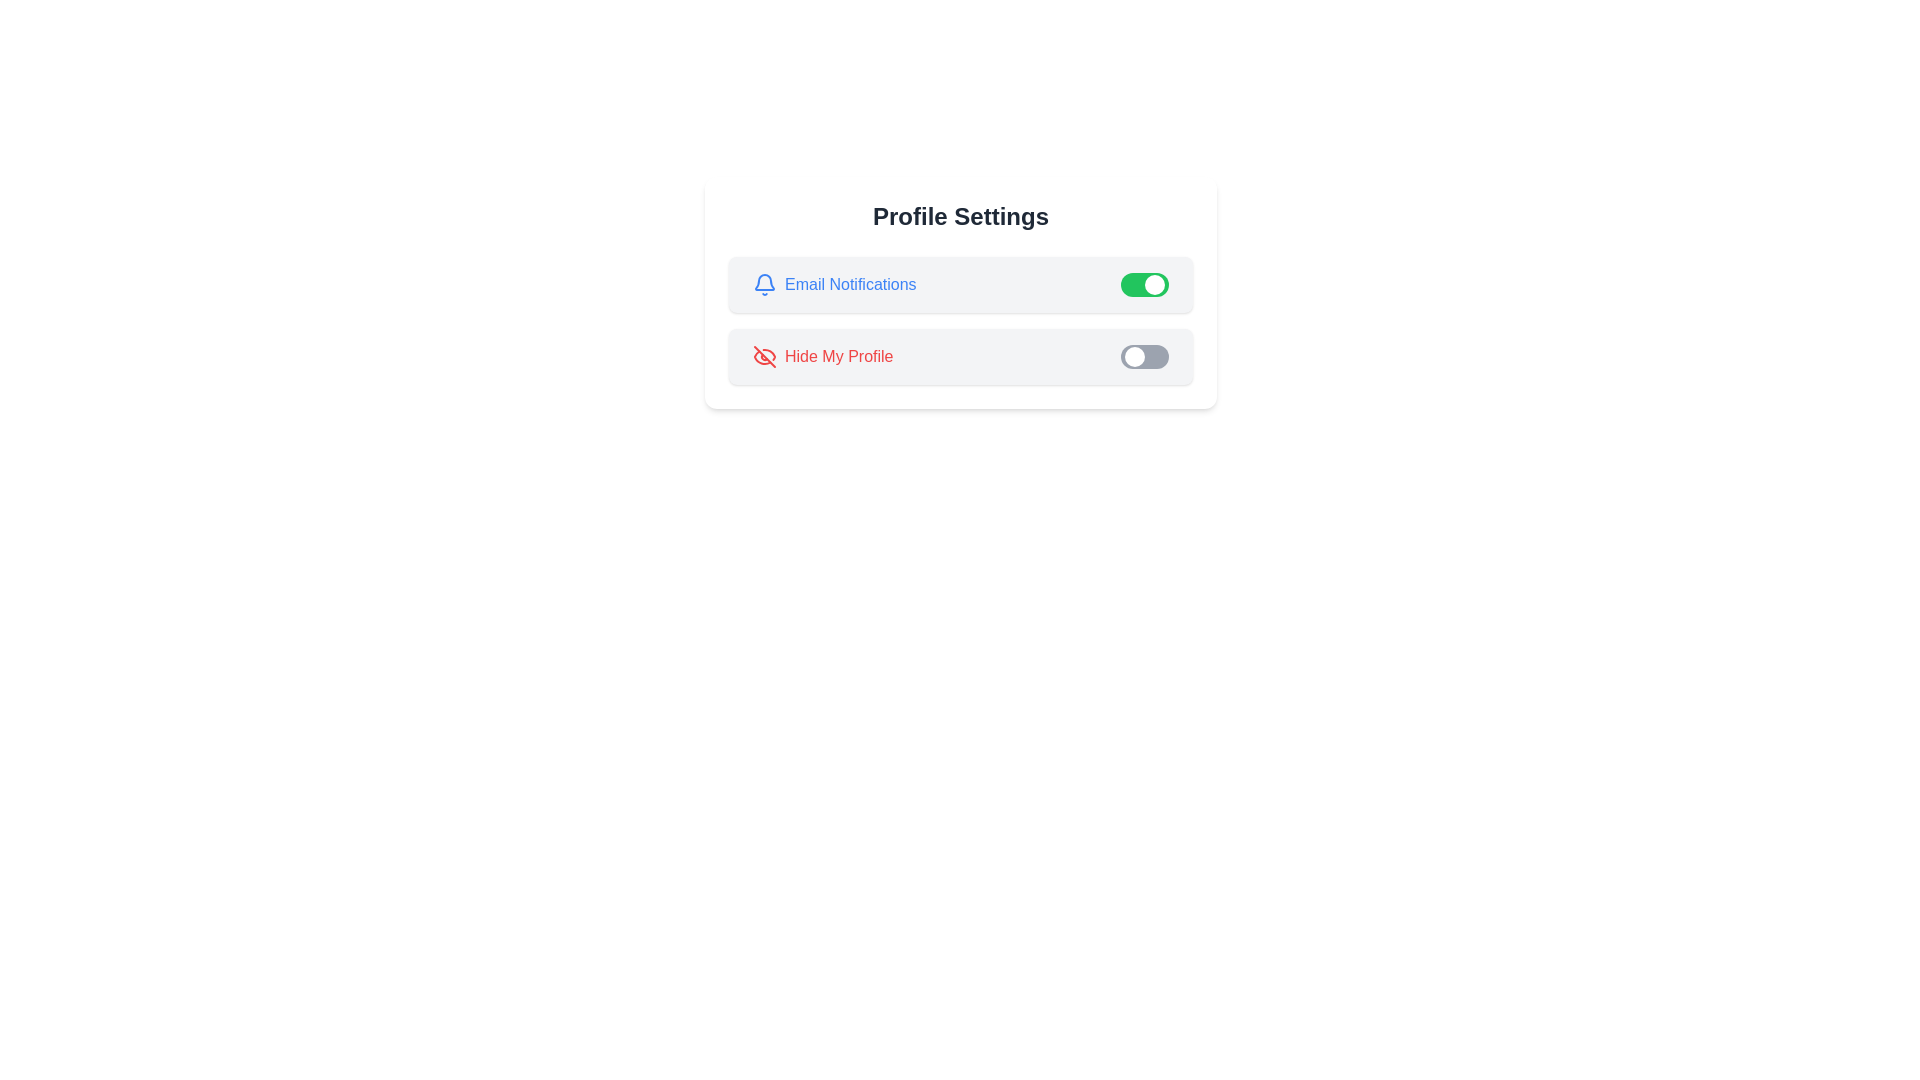 This screenshot has height=1080, width=1920. I want to click on the green toggle switch in the Email Notifications section, so click(960, 285).